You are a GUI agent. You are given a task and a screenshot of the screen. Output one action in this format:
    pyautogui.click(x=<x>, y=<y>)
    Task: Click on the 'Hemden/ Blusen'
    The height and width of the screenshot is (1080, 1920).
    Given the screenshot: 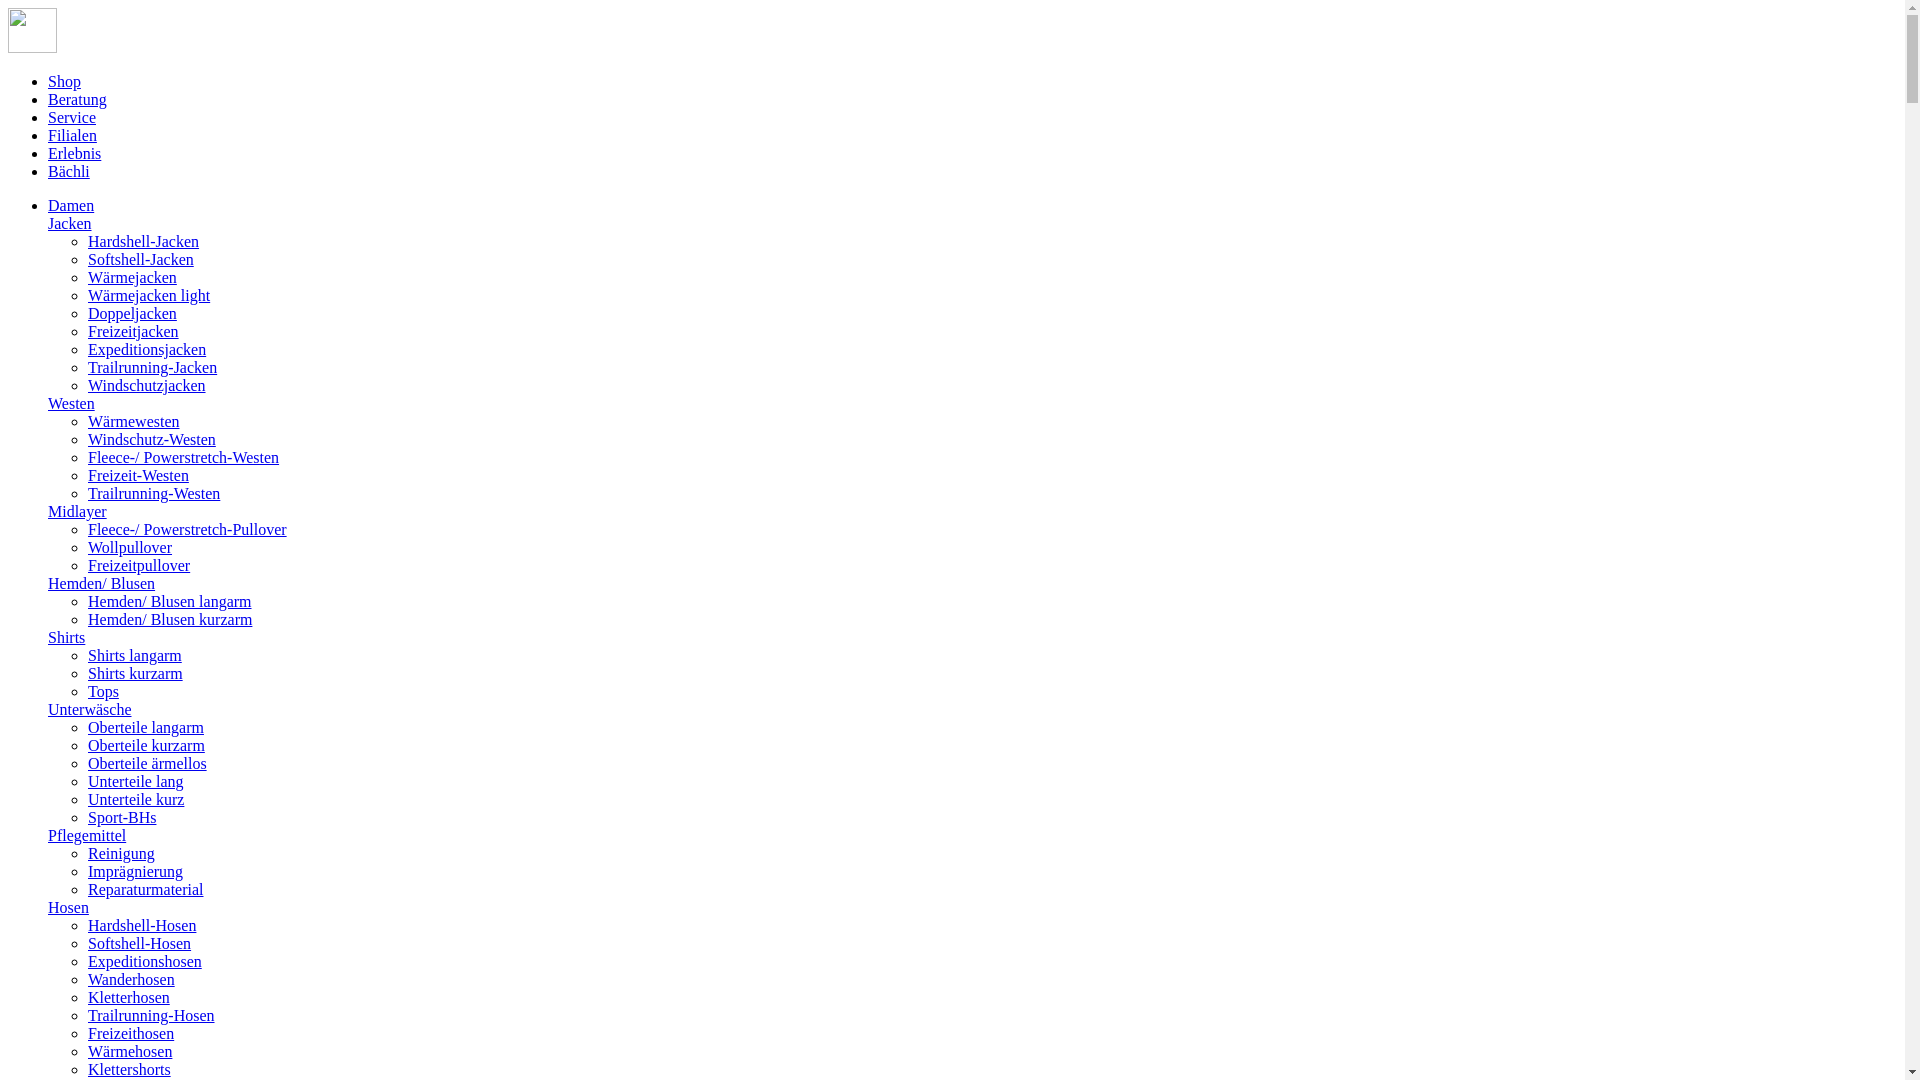 What is the action you would take?
    pyautogui.click(x=100, y=583)
    